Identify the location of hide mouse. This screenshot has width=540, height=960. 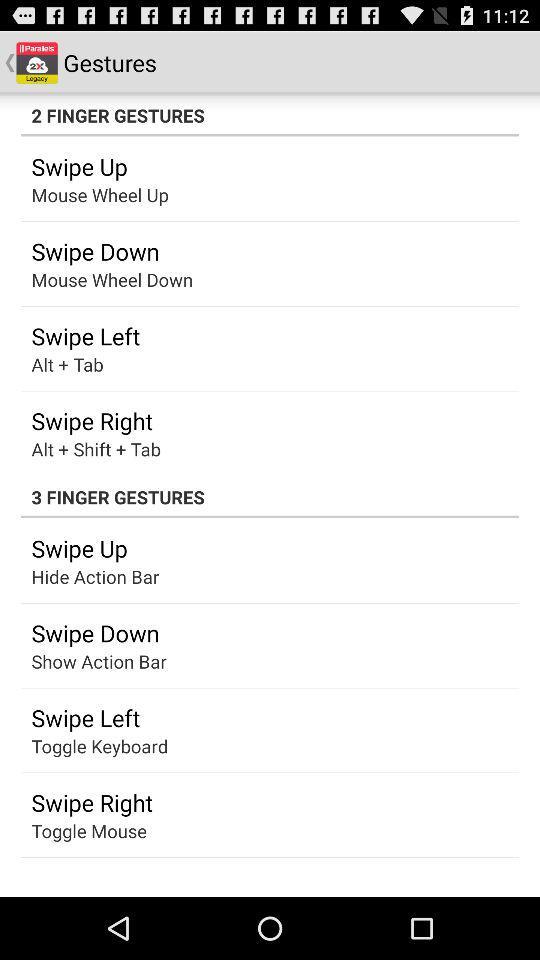
(79, 661).